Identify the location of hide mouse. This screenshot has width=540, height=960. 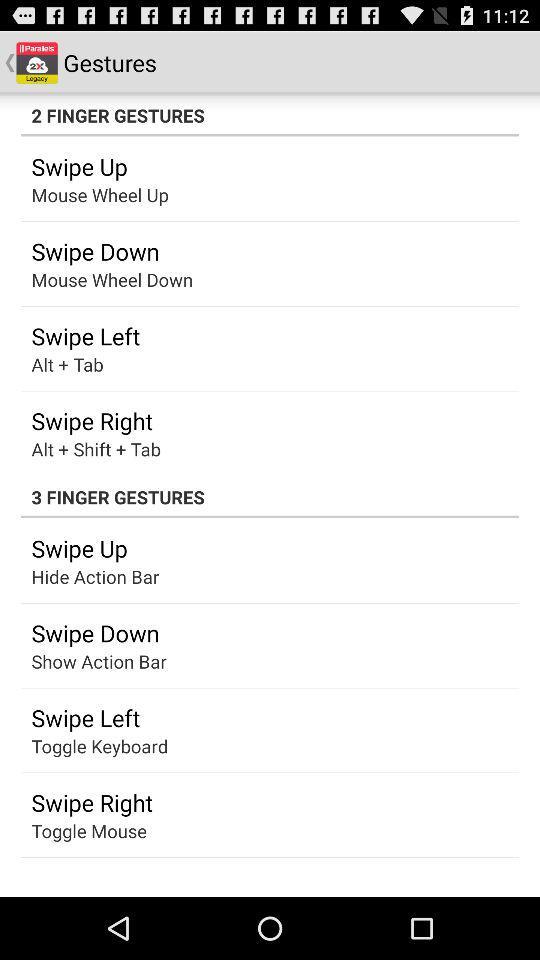
(79, 661).